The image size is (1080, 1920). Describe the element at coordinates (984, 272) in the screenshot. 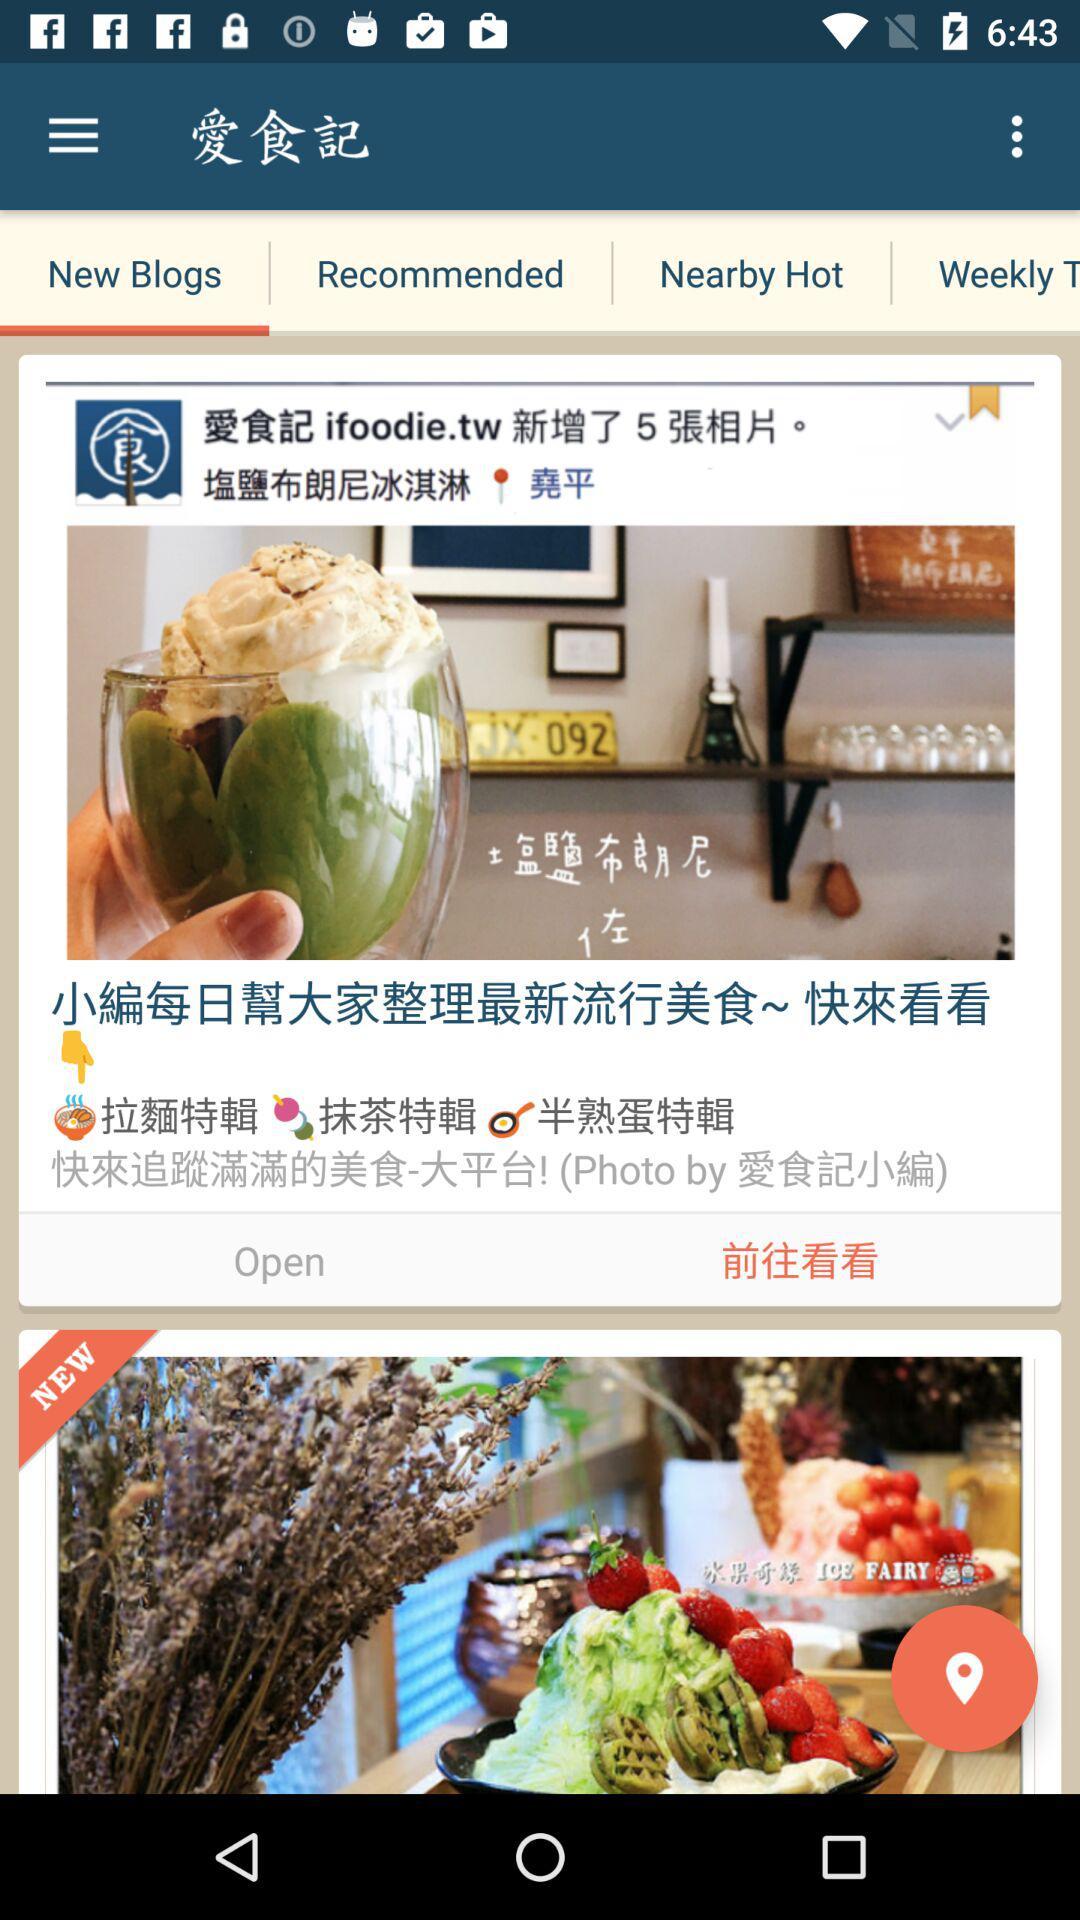

I see `the weekly tops` at that location.